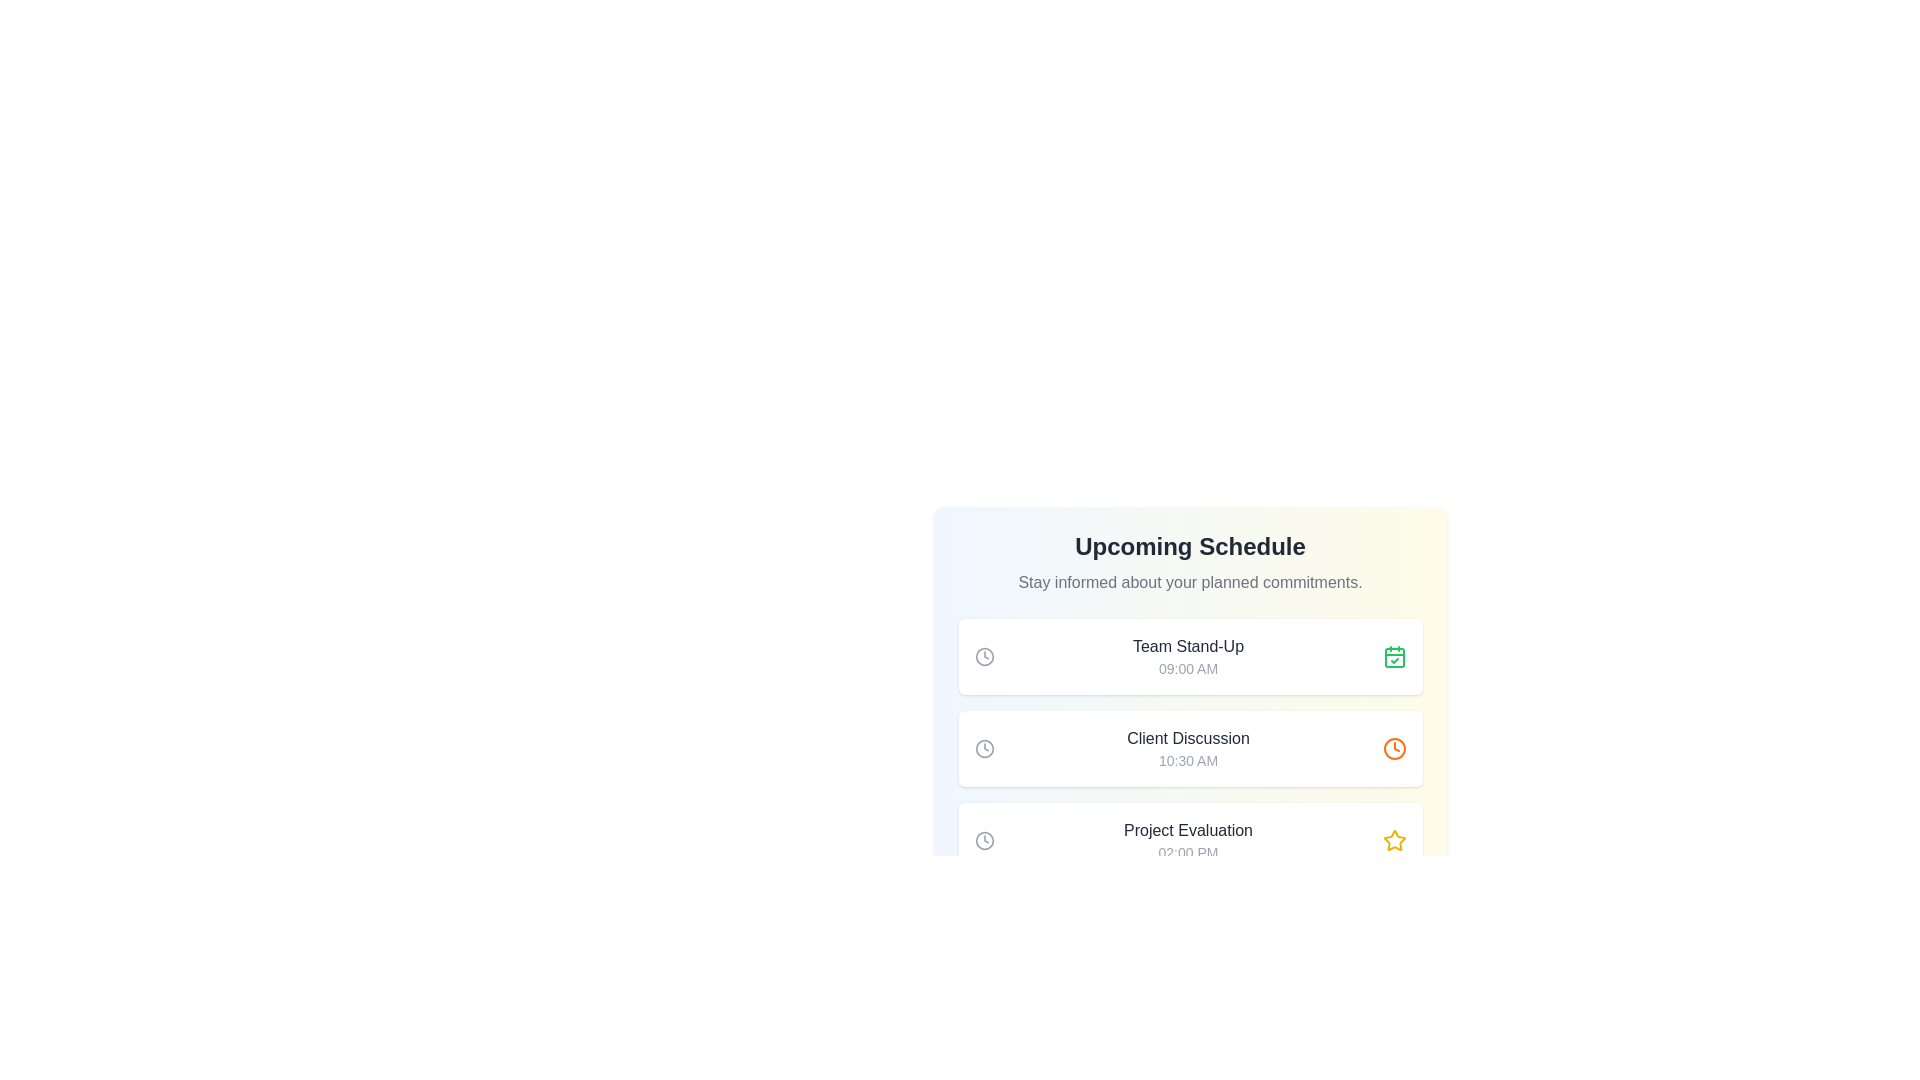 Image resolution: width=1920 pixels, height=1080 pixels. I want to click on the clock icon that visually indicates the time associated with the 'Client Discussion' schedule entry, positioned to the left of the text 'Client Discussion' and '10:30 AM', so click(984, 748).